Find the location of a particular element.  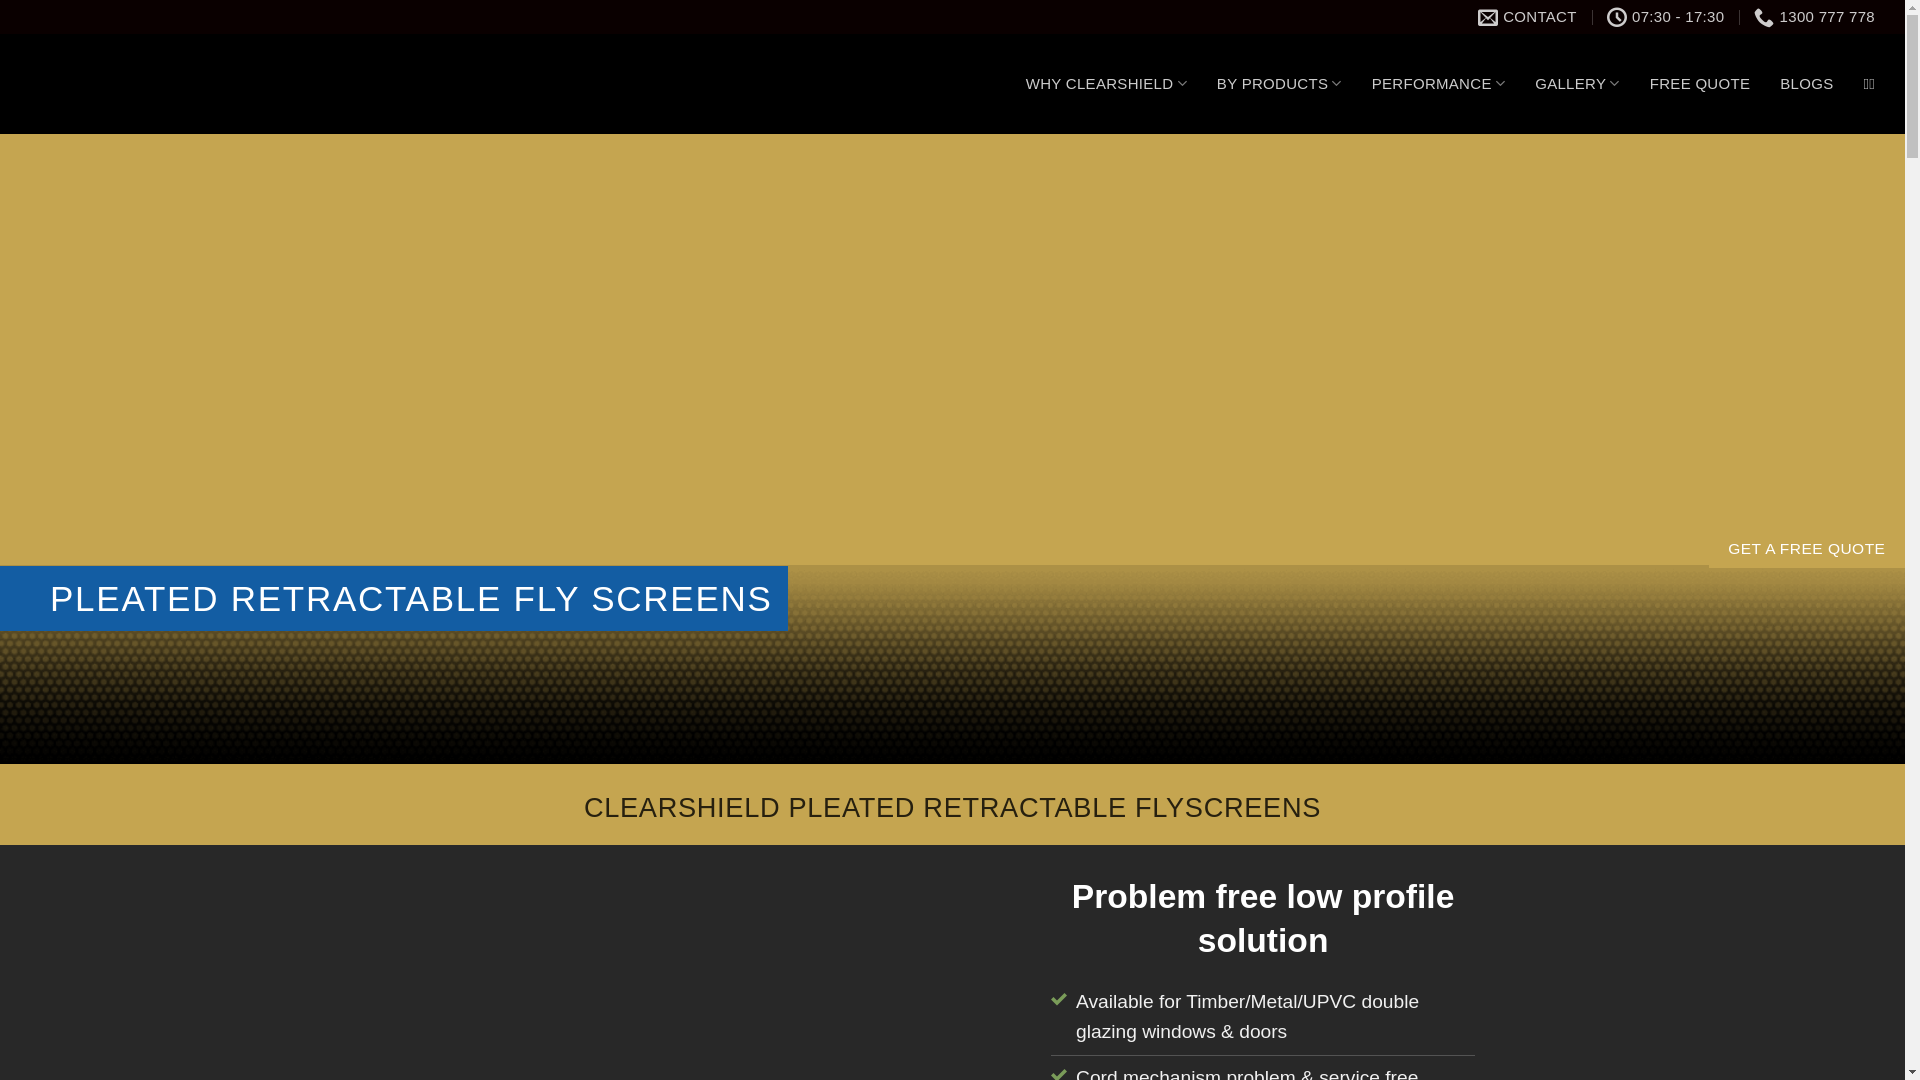

'BLOGS' is located at coordinates (1806, 83).